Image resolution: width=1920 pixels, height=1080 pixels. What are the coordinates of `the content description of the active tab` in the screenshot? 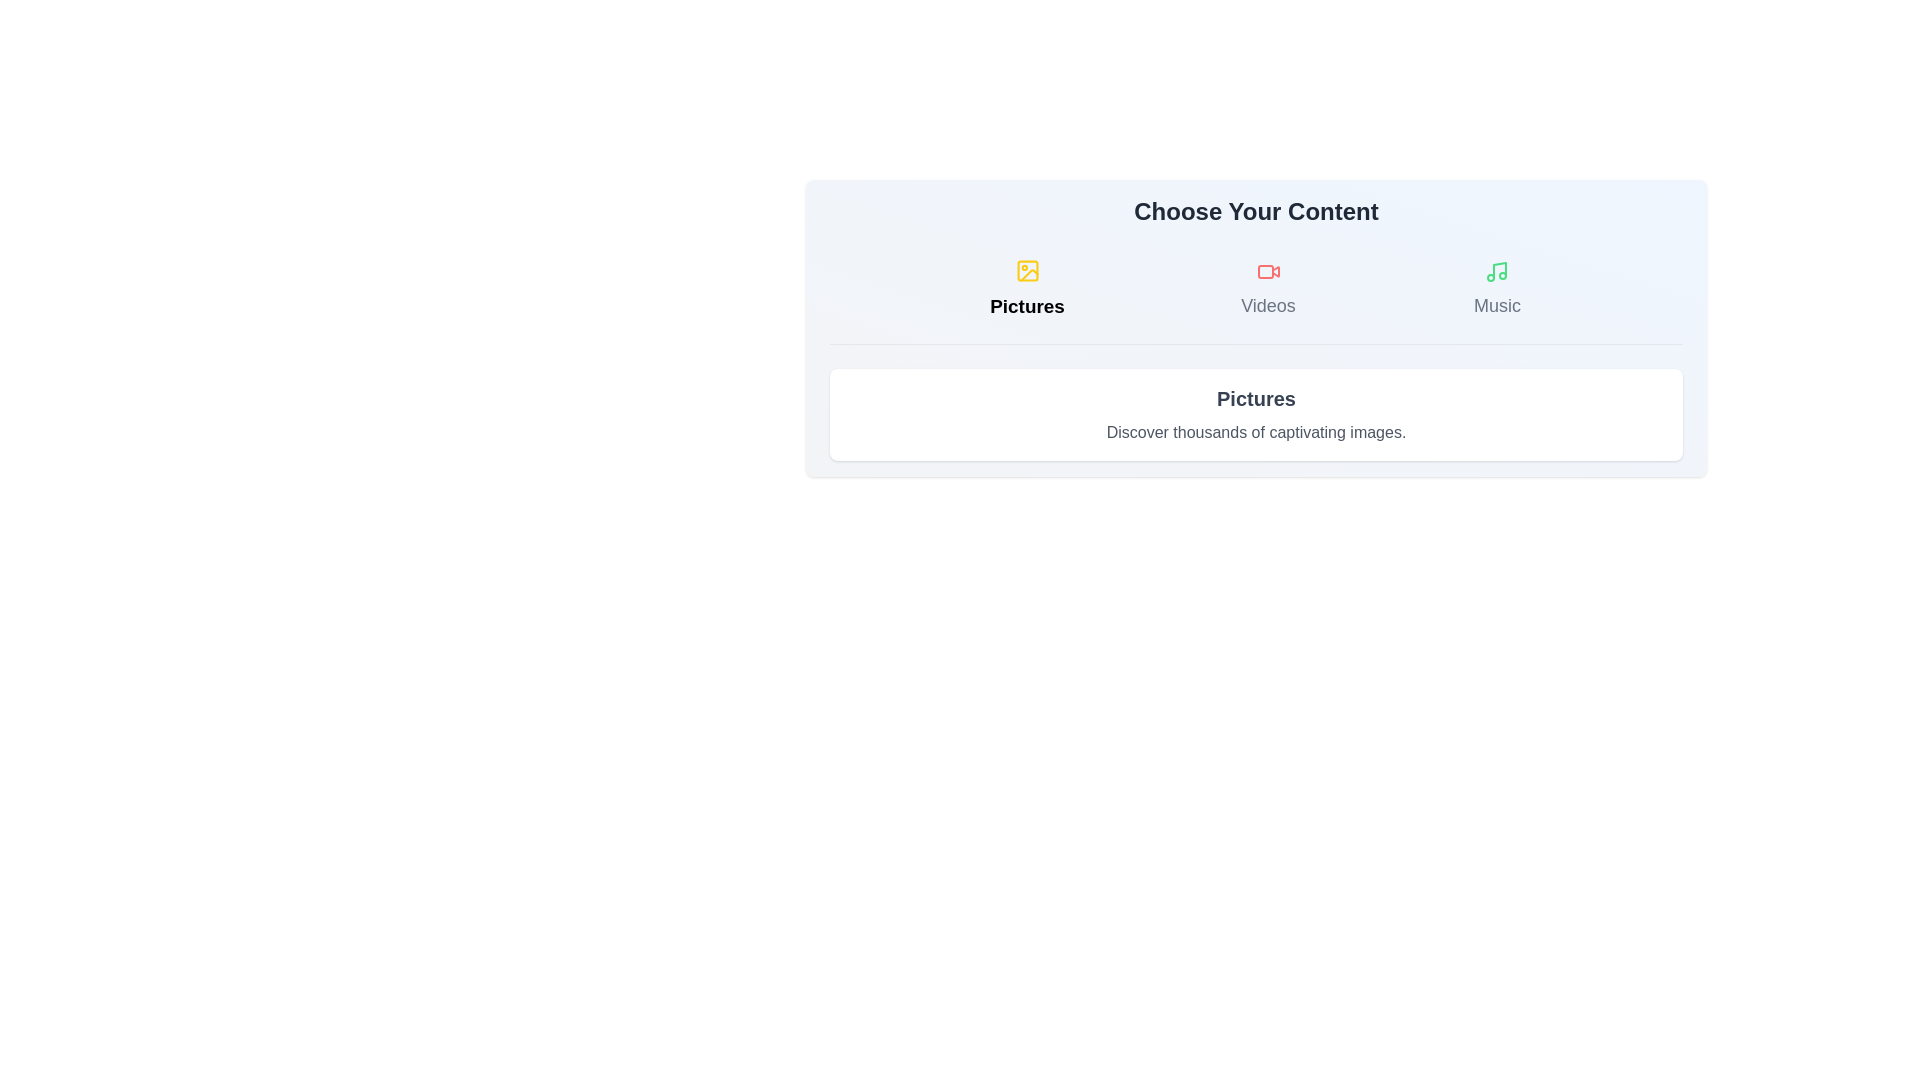 It's located at (1255, 414).